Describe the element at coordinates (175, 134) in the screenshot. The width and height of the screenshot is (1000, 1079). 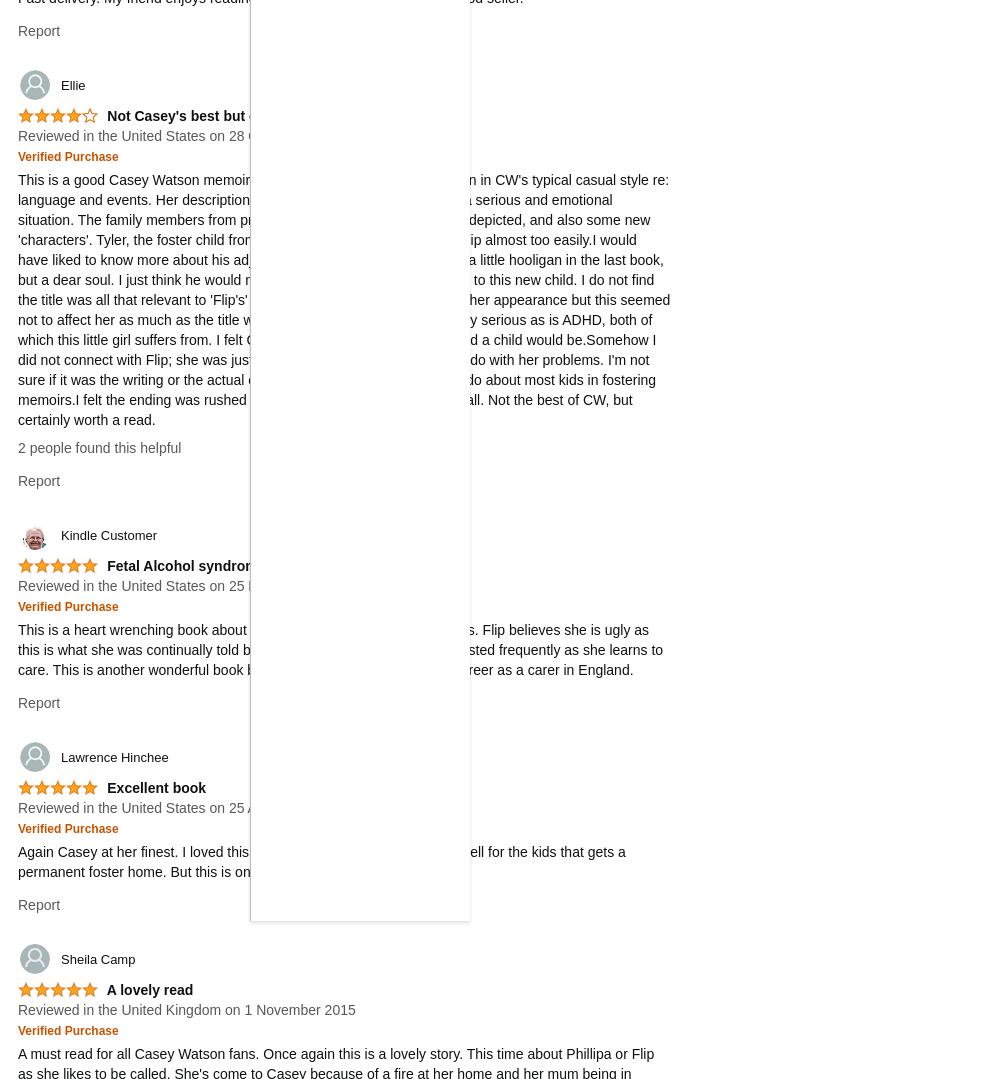
I see `'Reviewed in the United States on 28 October 2015'` at that location.